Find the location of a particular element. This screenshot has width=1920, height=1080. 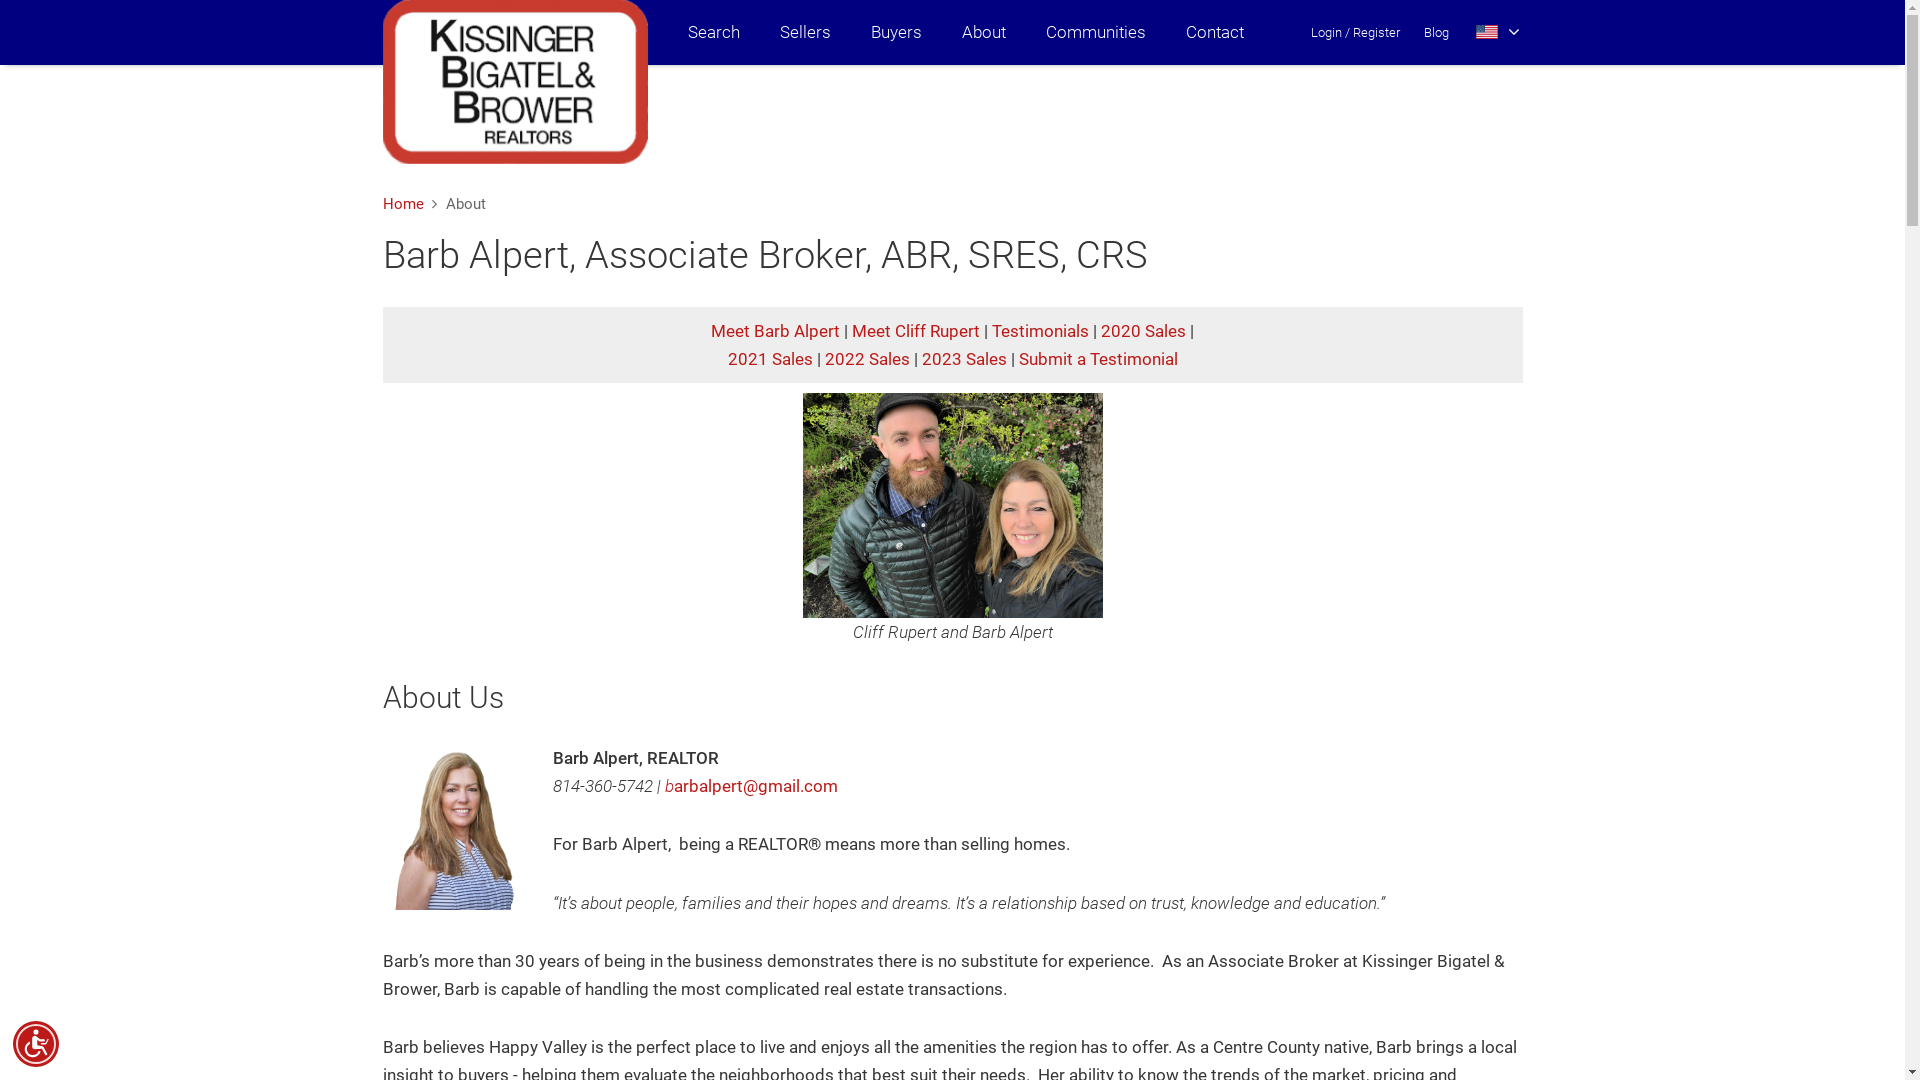

'Meet Cliff Rupert' is located at coordinates (851, 330).